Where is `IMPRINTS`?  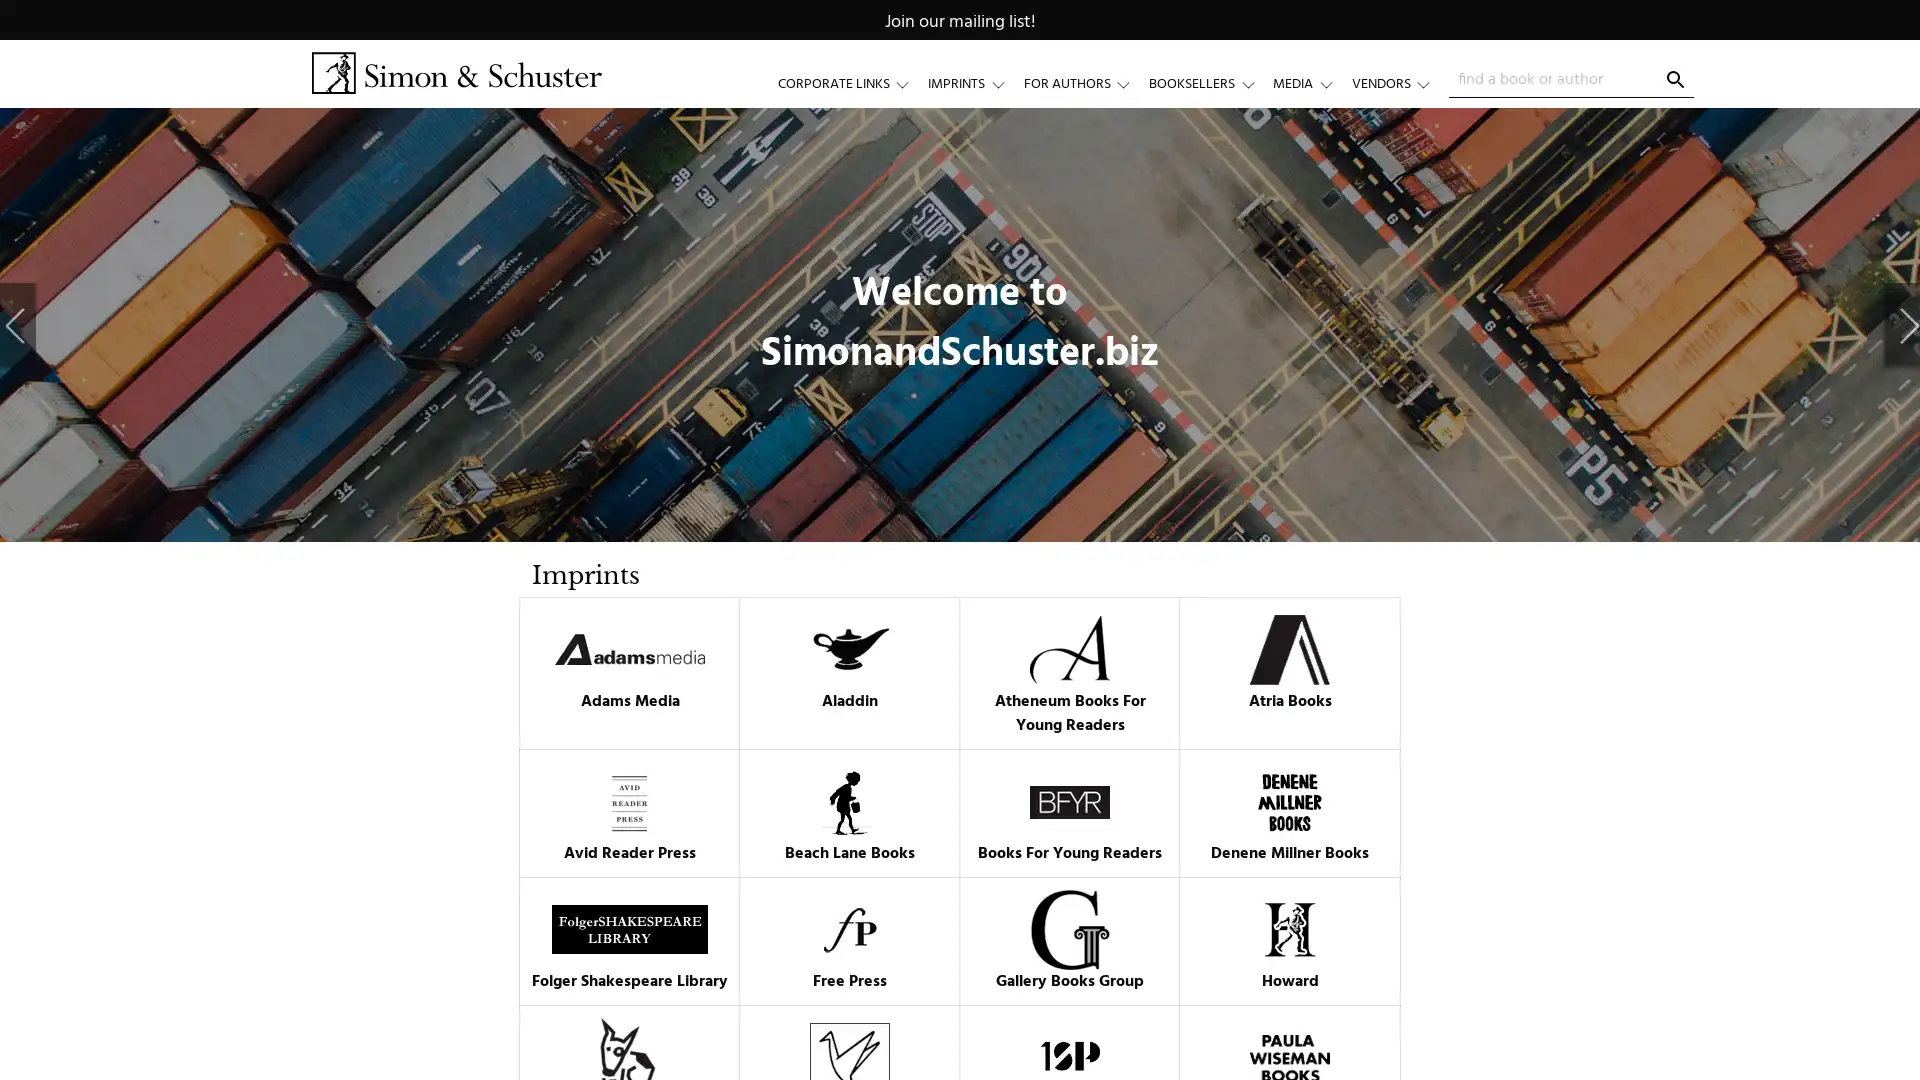 IMPRINTS is located at coordinates (975, 83).